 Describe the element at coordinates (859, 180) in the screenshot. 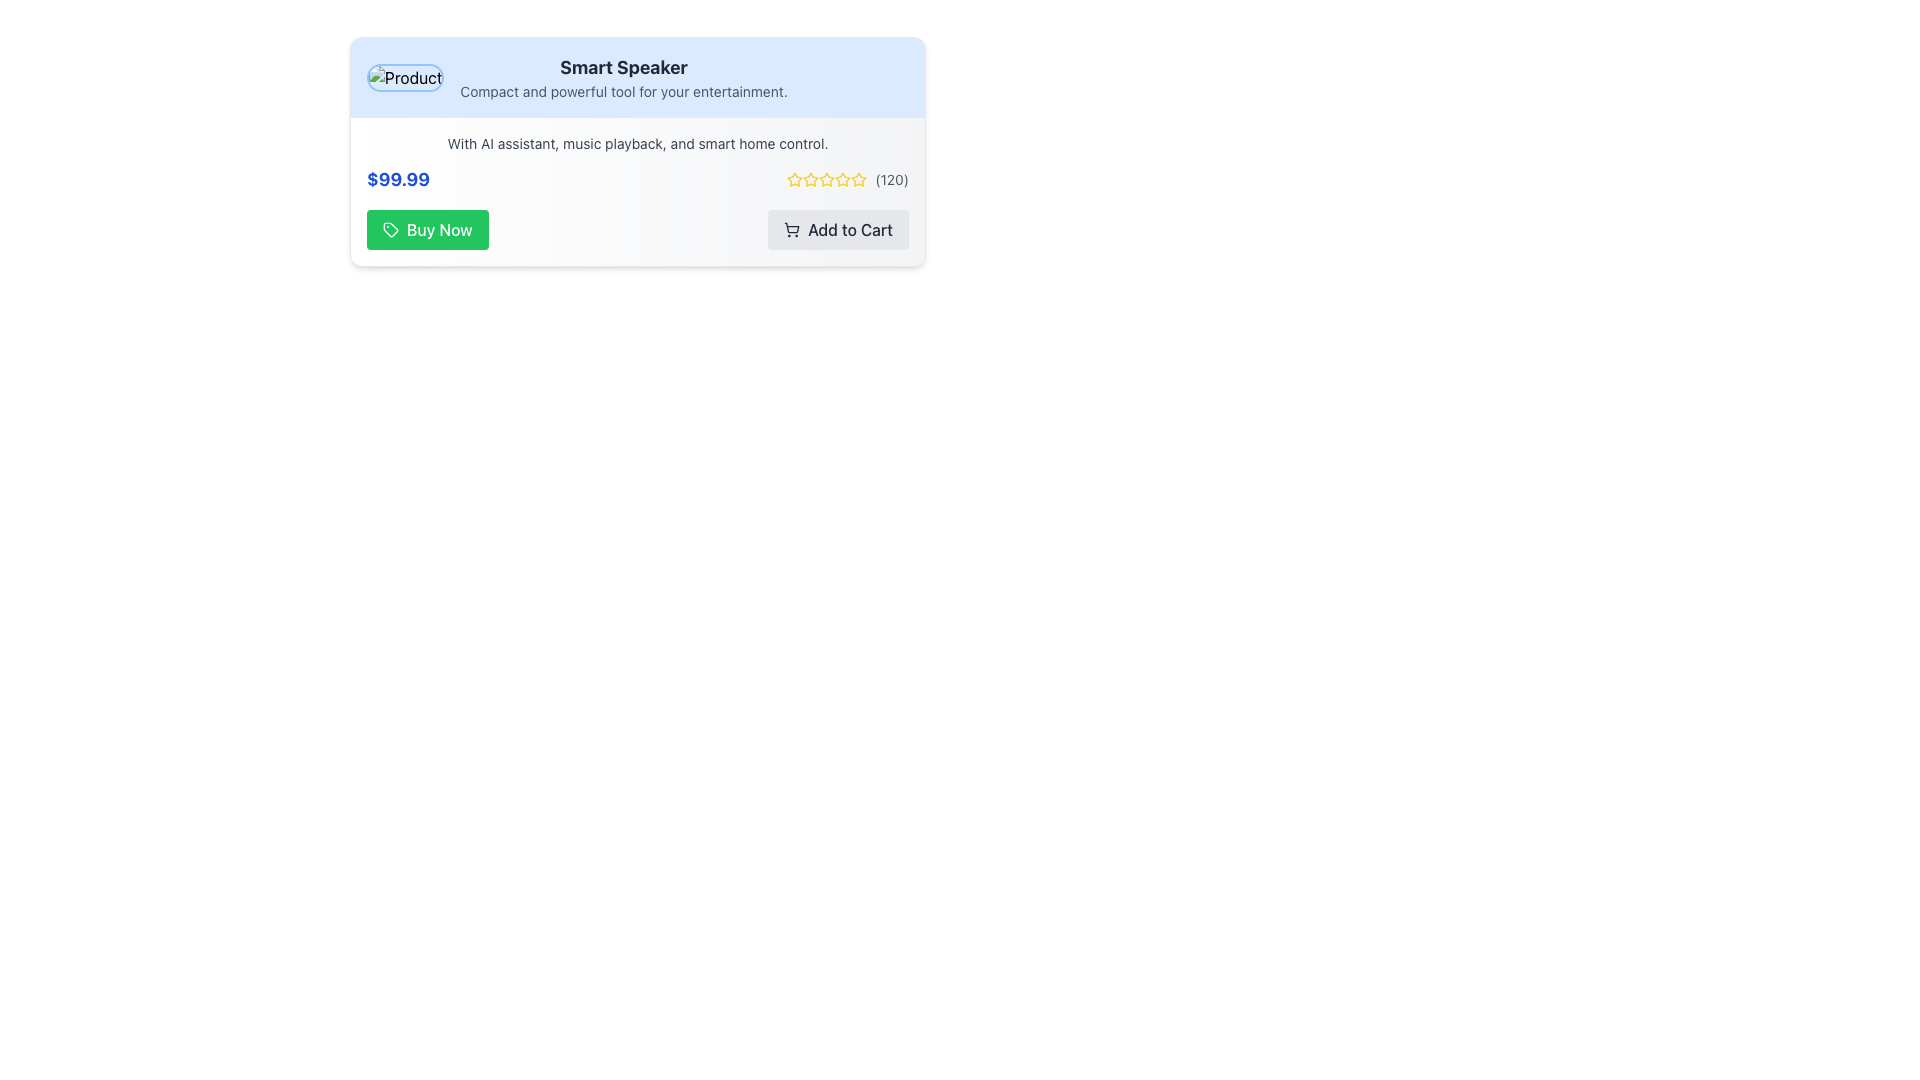

I see `the fifth Rating Star Icon in the horizontal row of five stars, which is styled with yellow and gray tones, located to the left of the text '(120)' beneath the descriptive text of the product card` at that location.